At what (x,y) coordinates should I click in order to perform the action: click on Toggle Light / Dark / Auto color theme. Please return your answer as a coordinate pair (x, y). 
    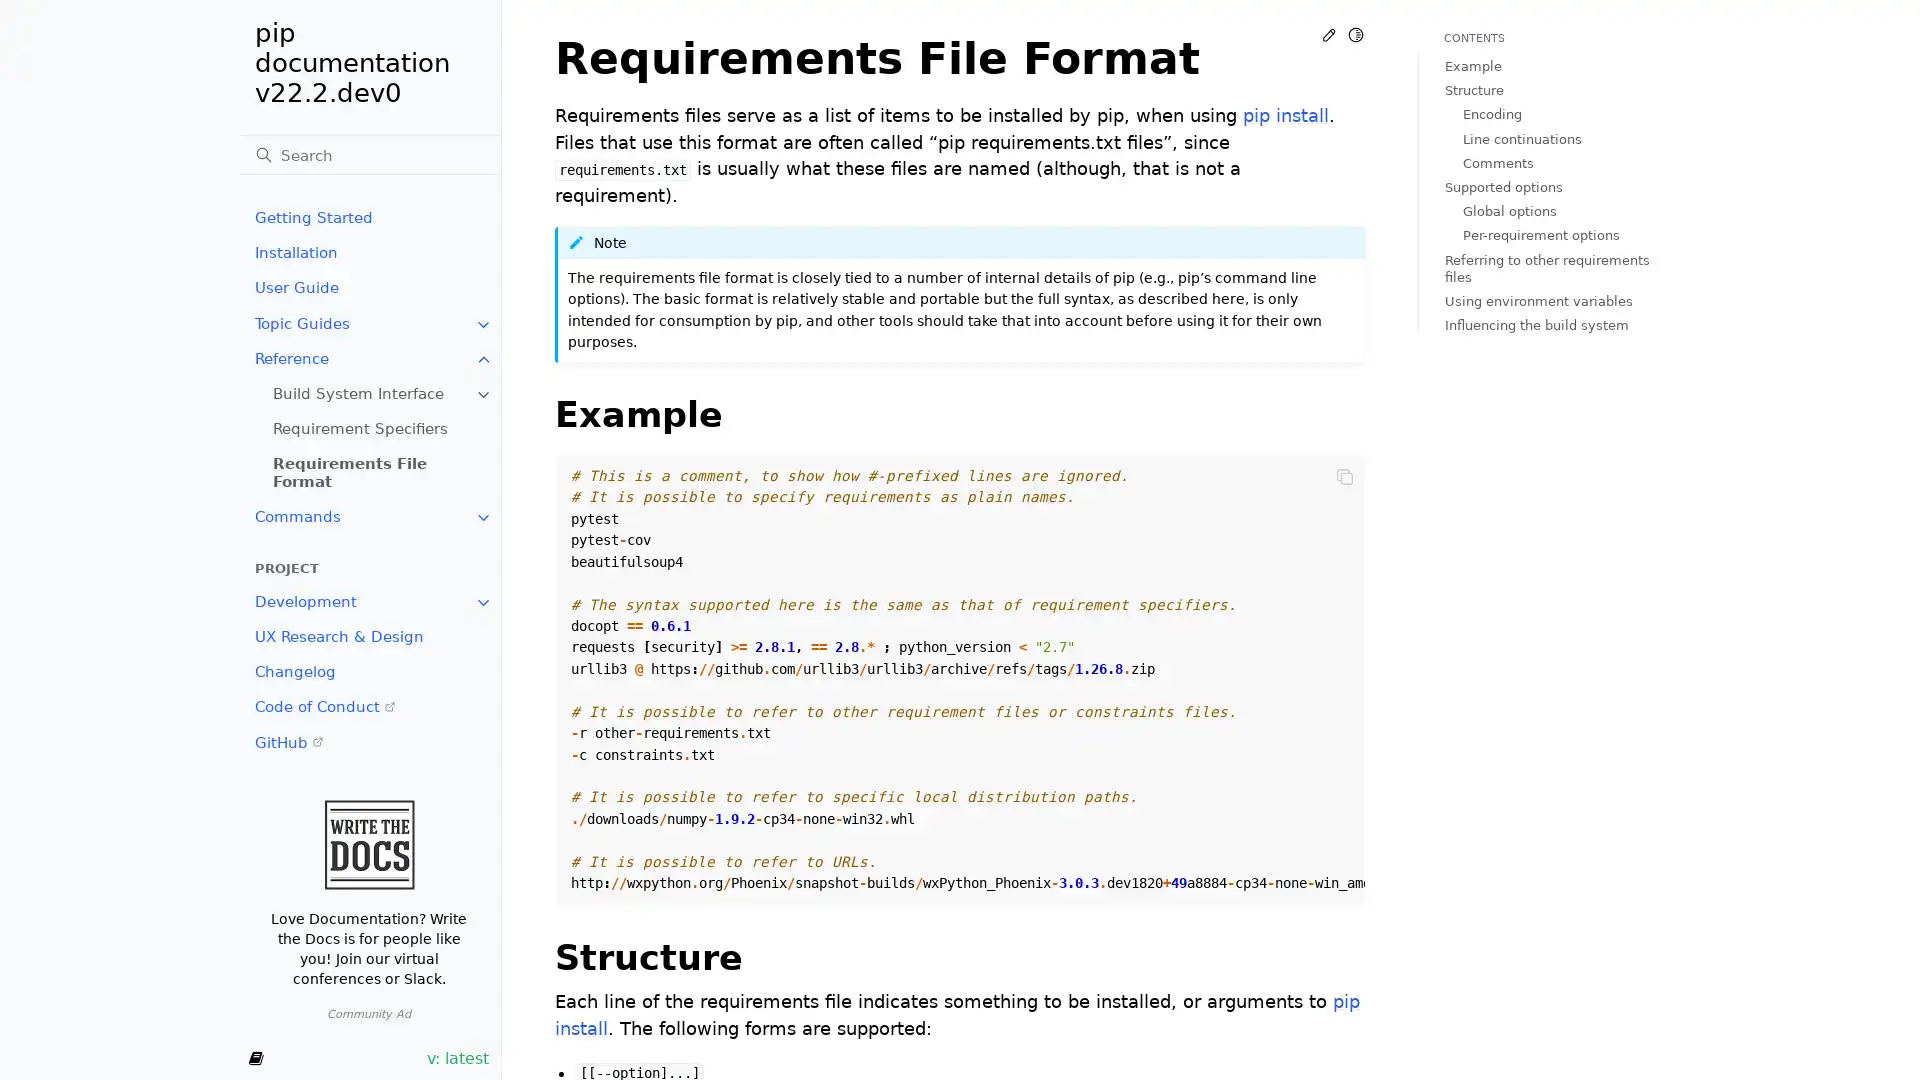
    Looking at the image, I should click on (1355, 34).